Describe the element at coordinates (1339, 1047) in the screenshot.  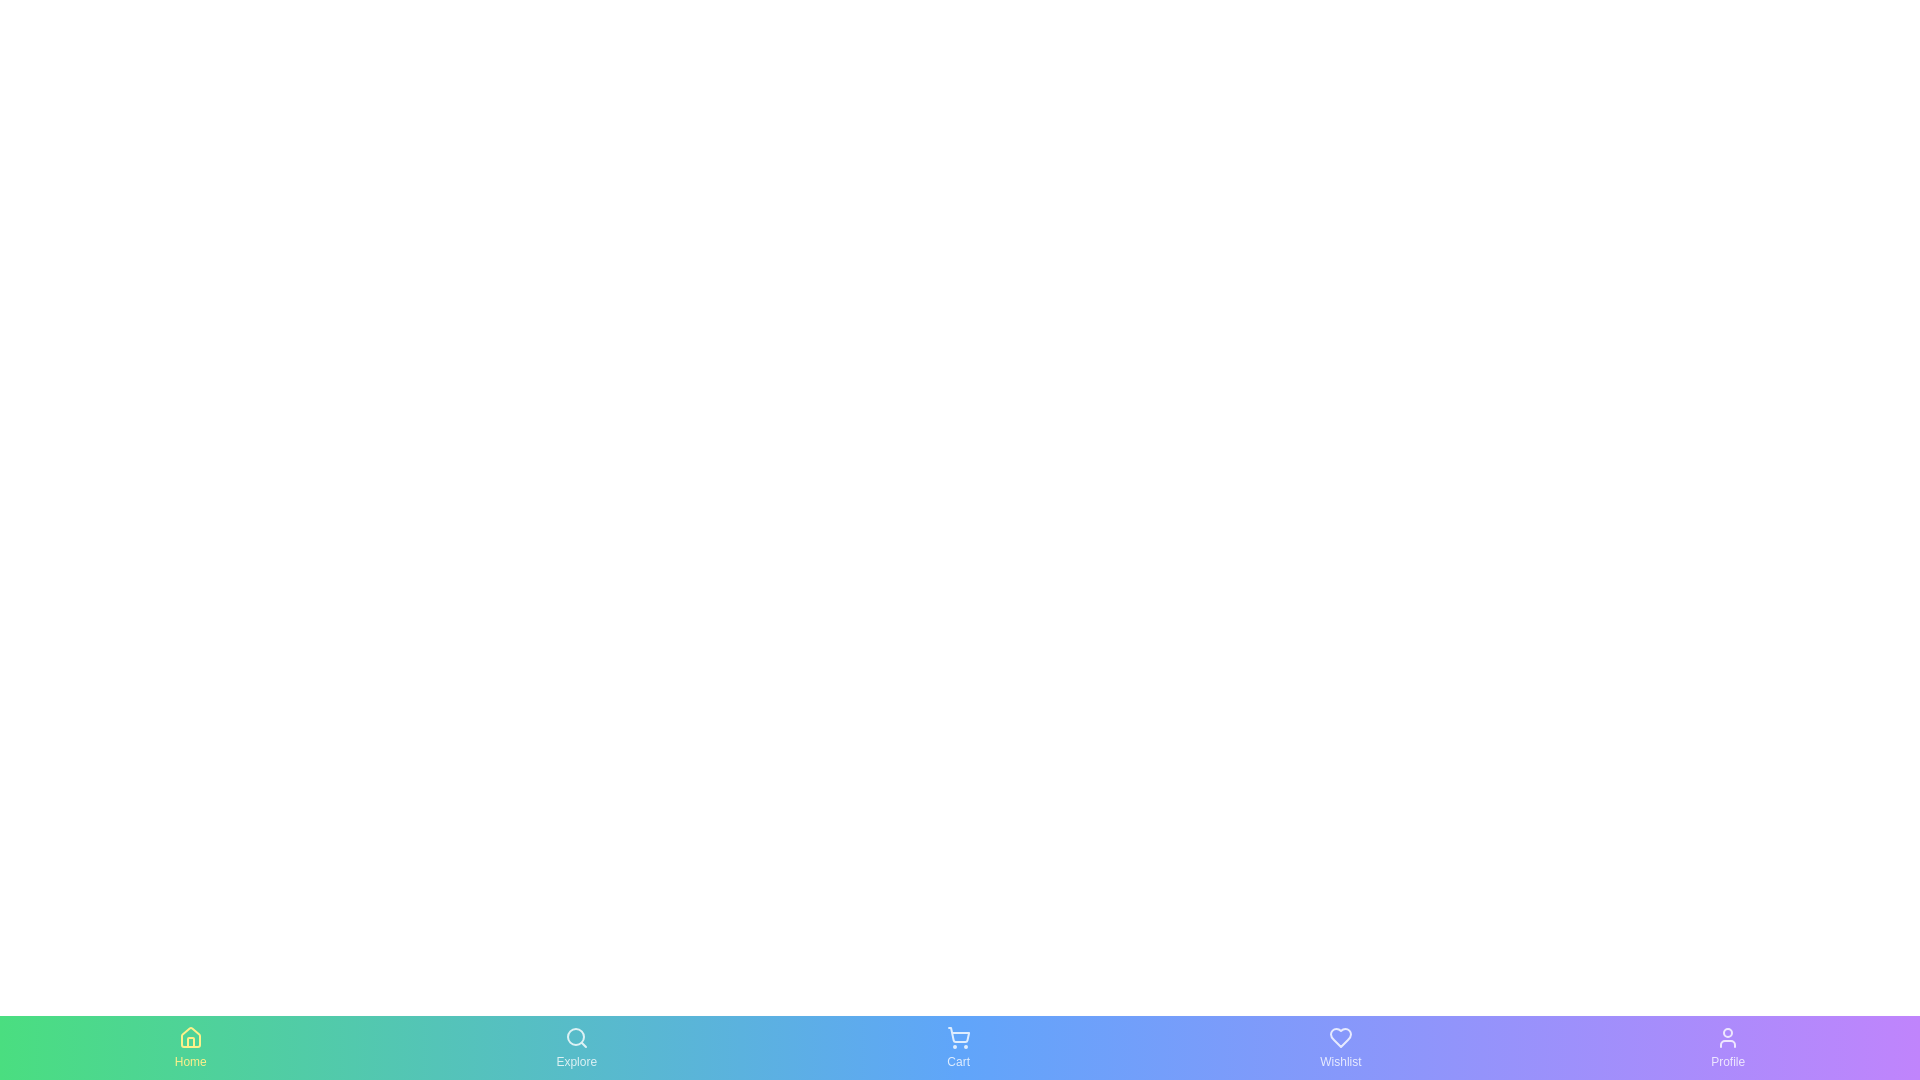
I see `the Wishlist navigation icon to trigger navigation` at that location.